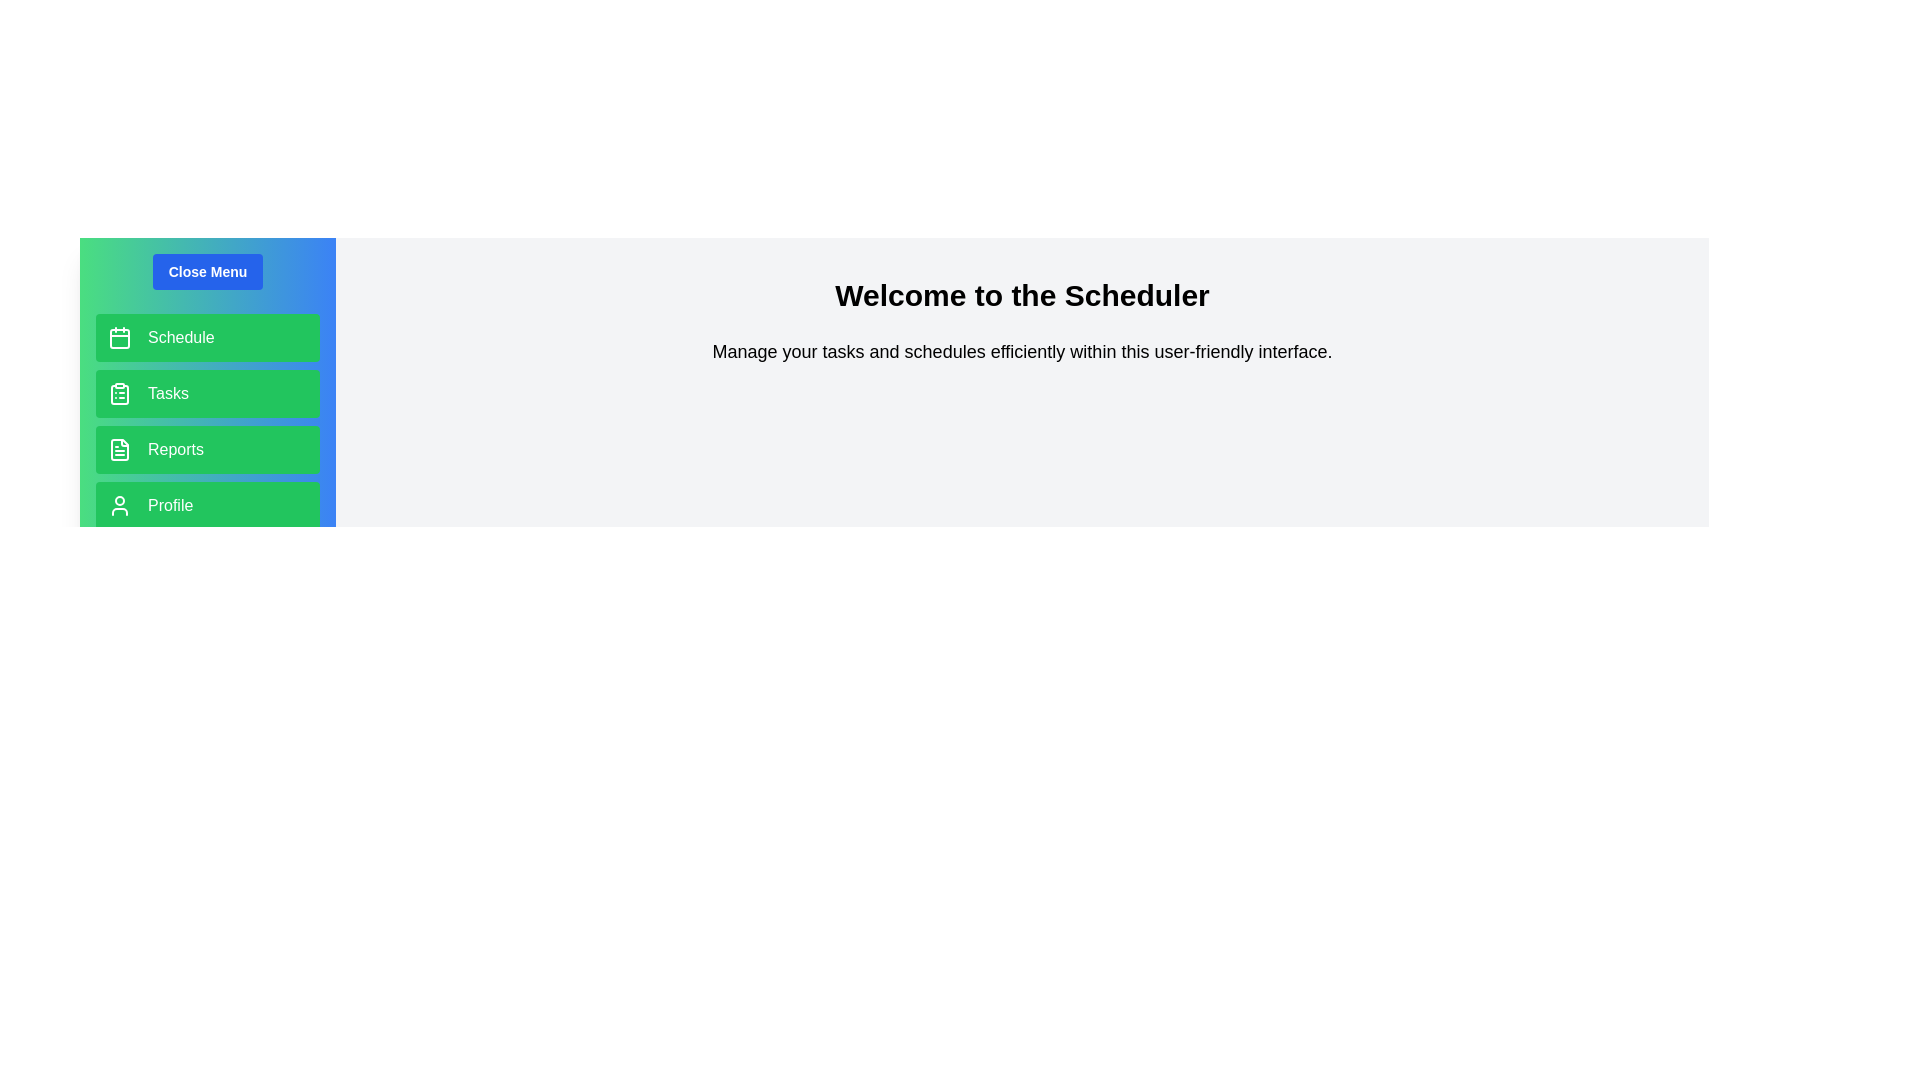  What do you see at coordinates (207, 272) in the screenshot?
I see `the button labeled 'Close Menu' to toggle the drawer visibility` at bounding box center [207, 272].